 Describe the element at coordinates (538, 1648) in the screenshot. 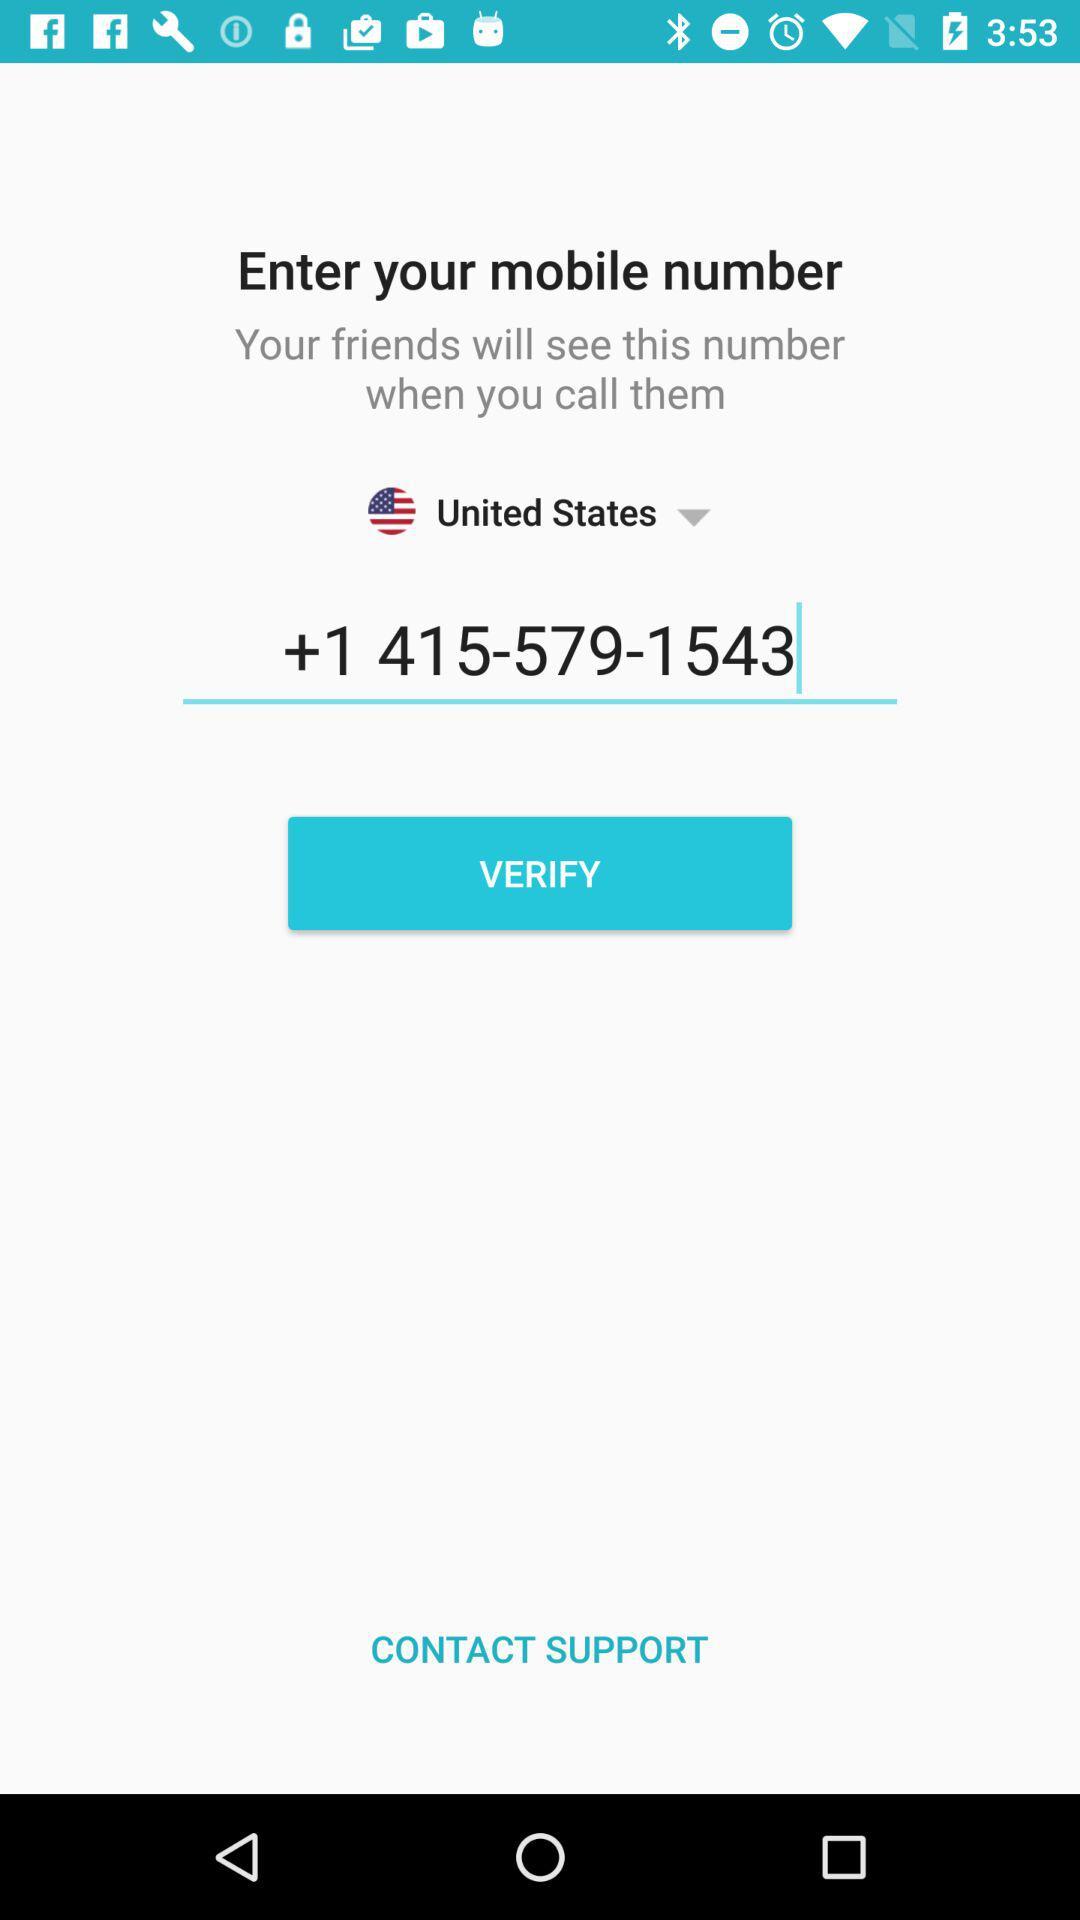

I see `the icon below the verify icon` at that location.